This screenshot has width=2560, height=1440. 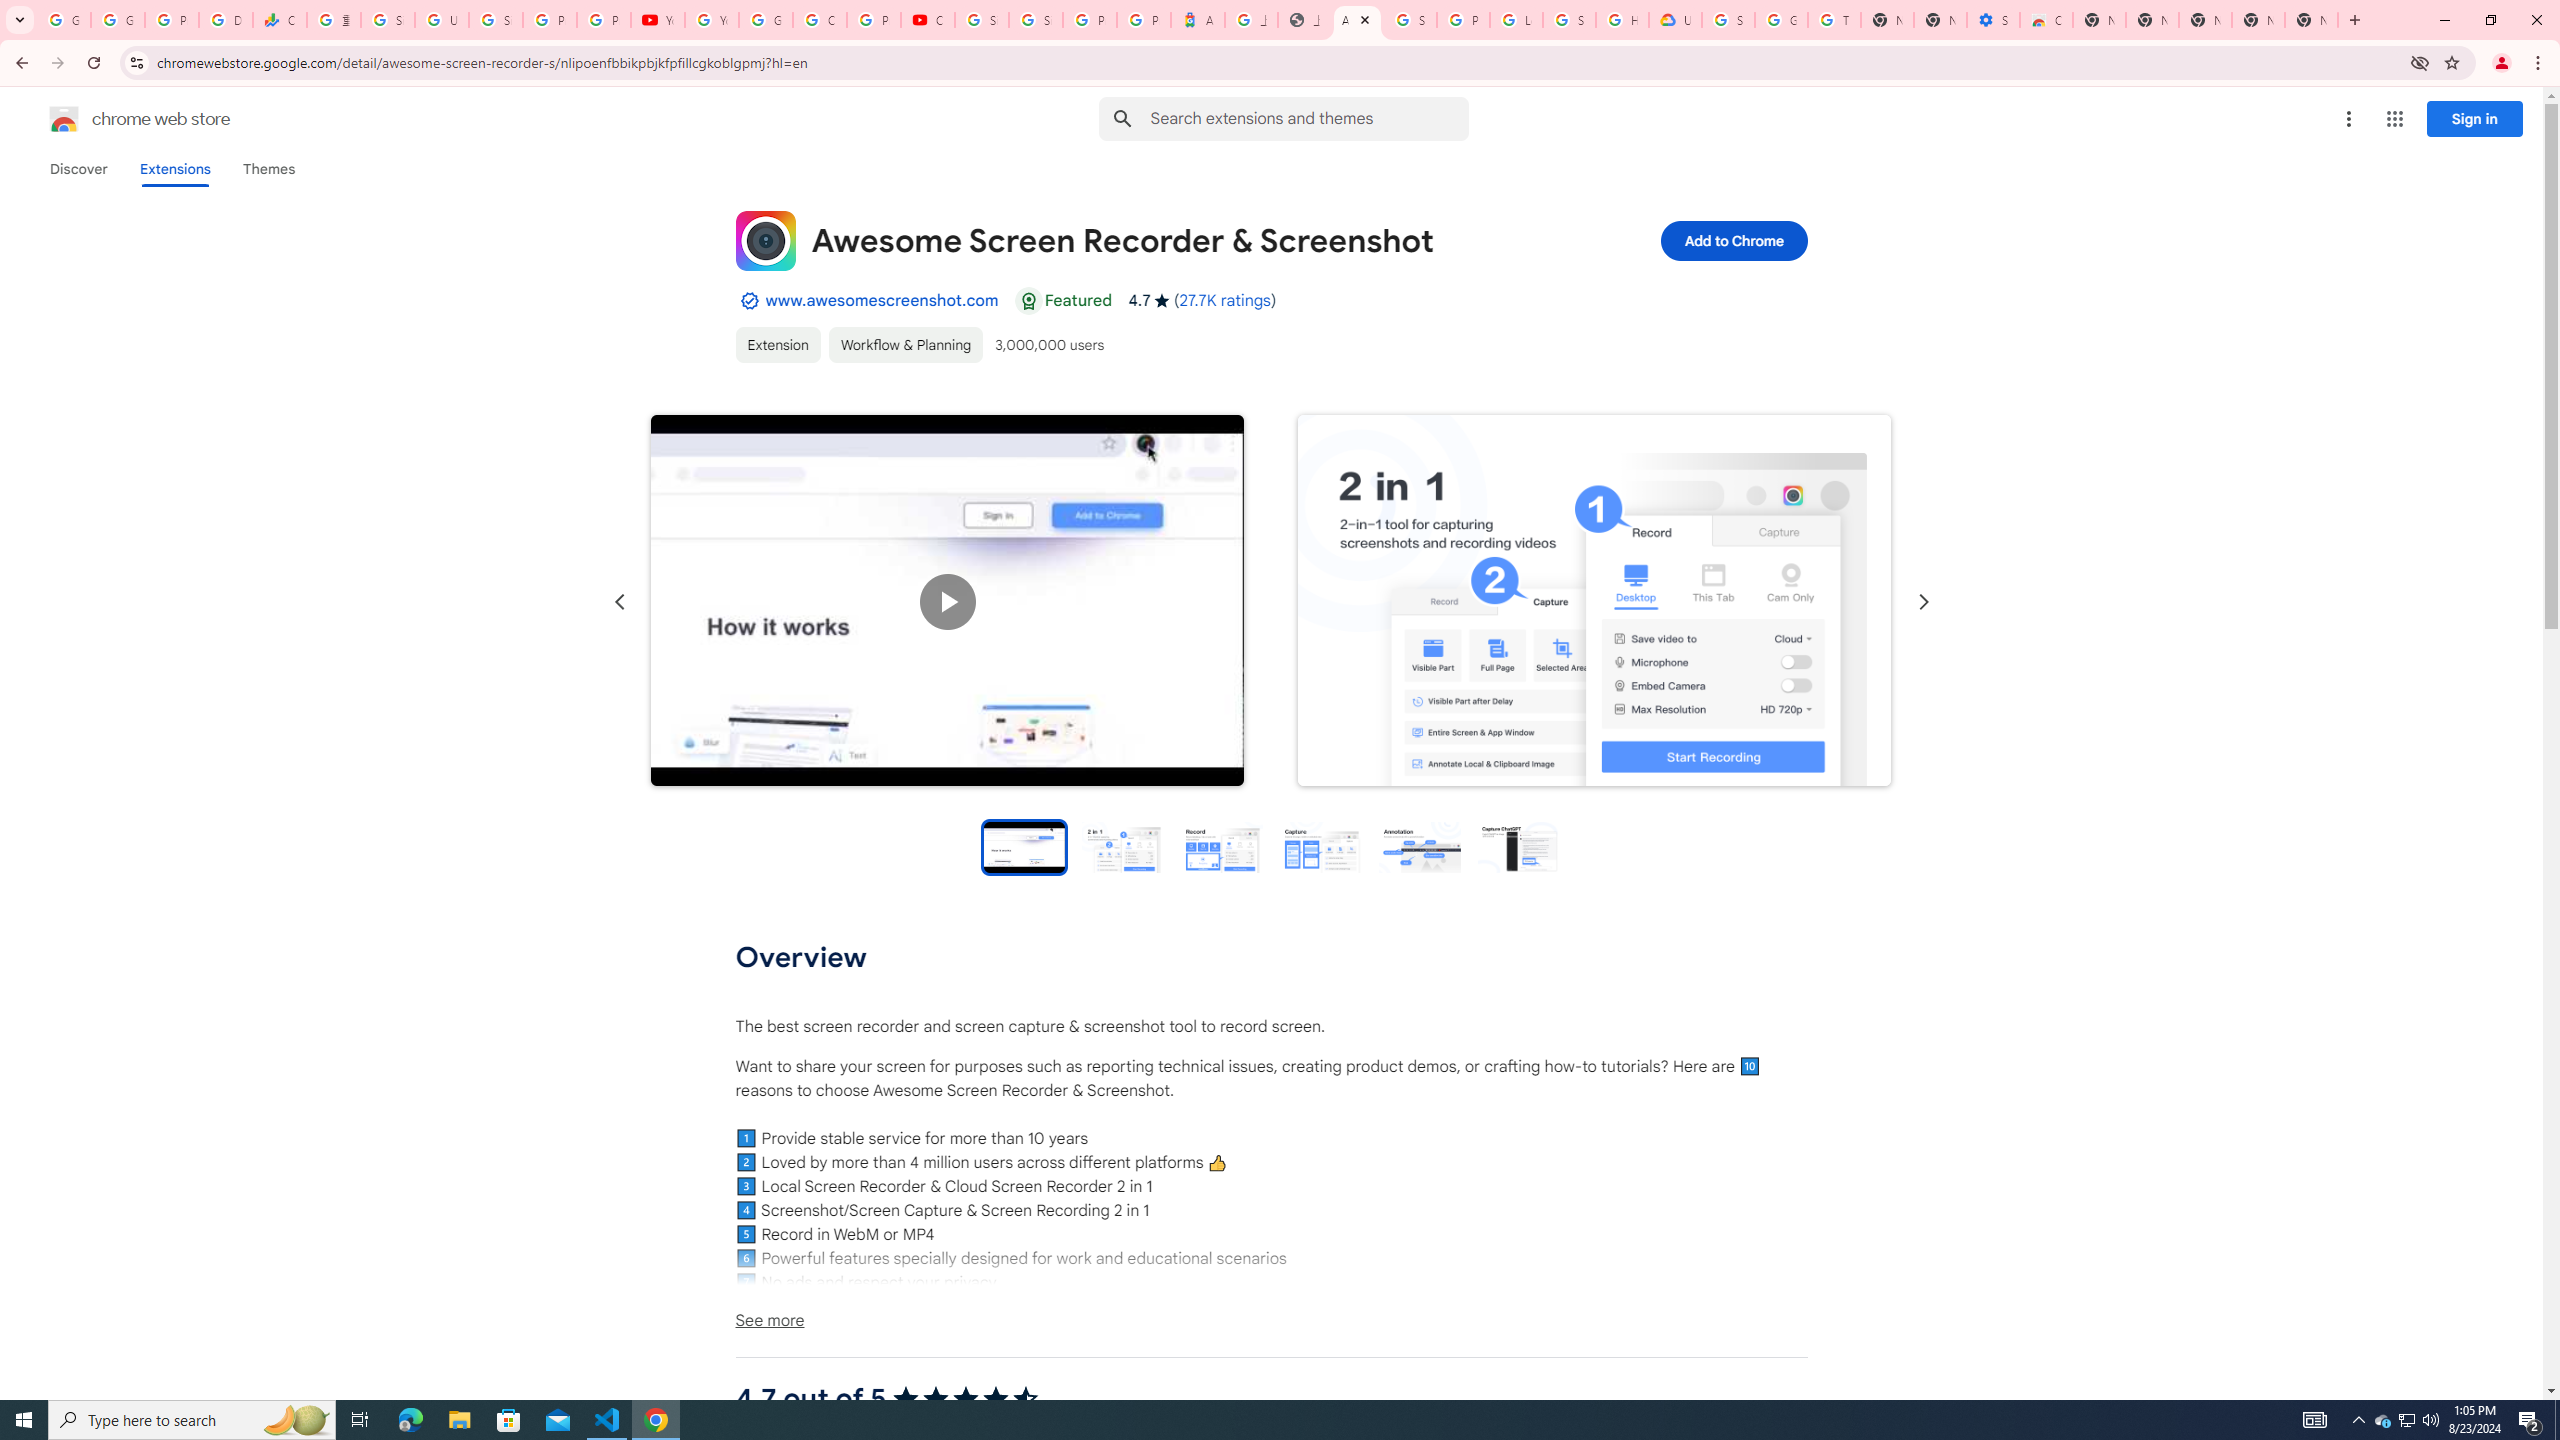 I want to click on 'Sign in - Google Accounts', so click(x=1035, y=19).